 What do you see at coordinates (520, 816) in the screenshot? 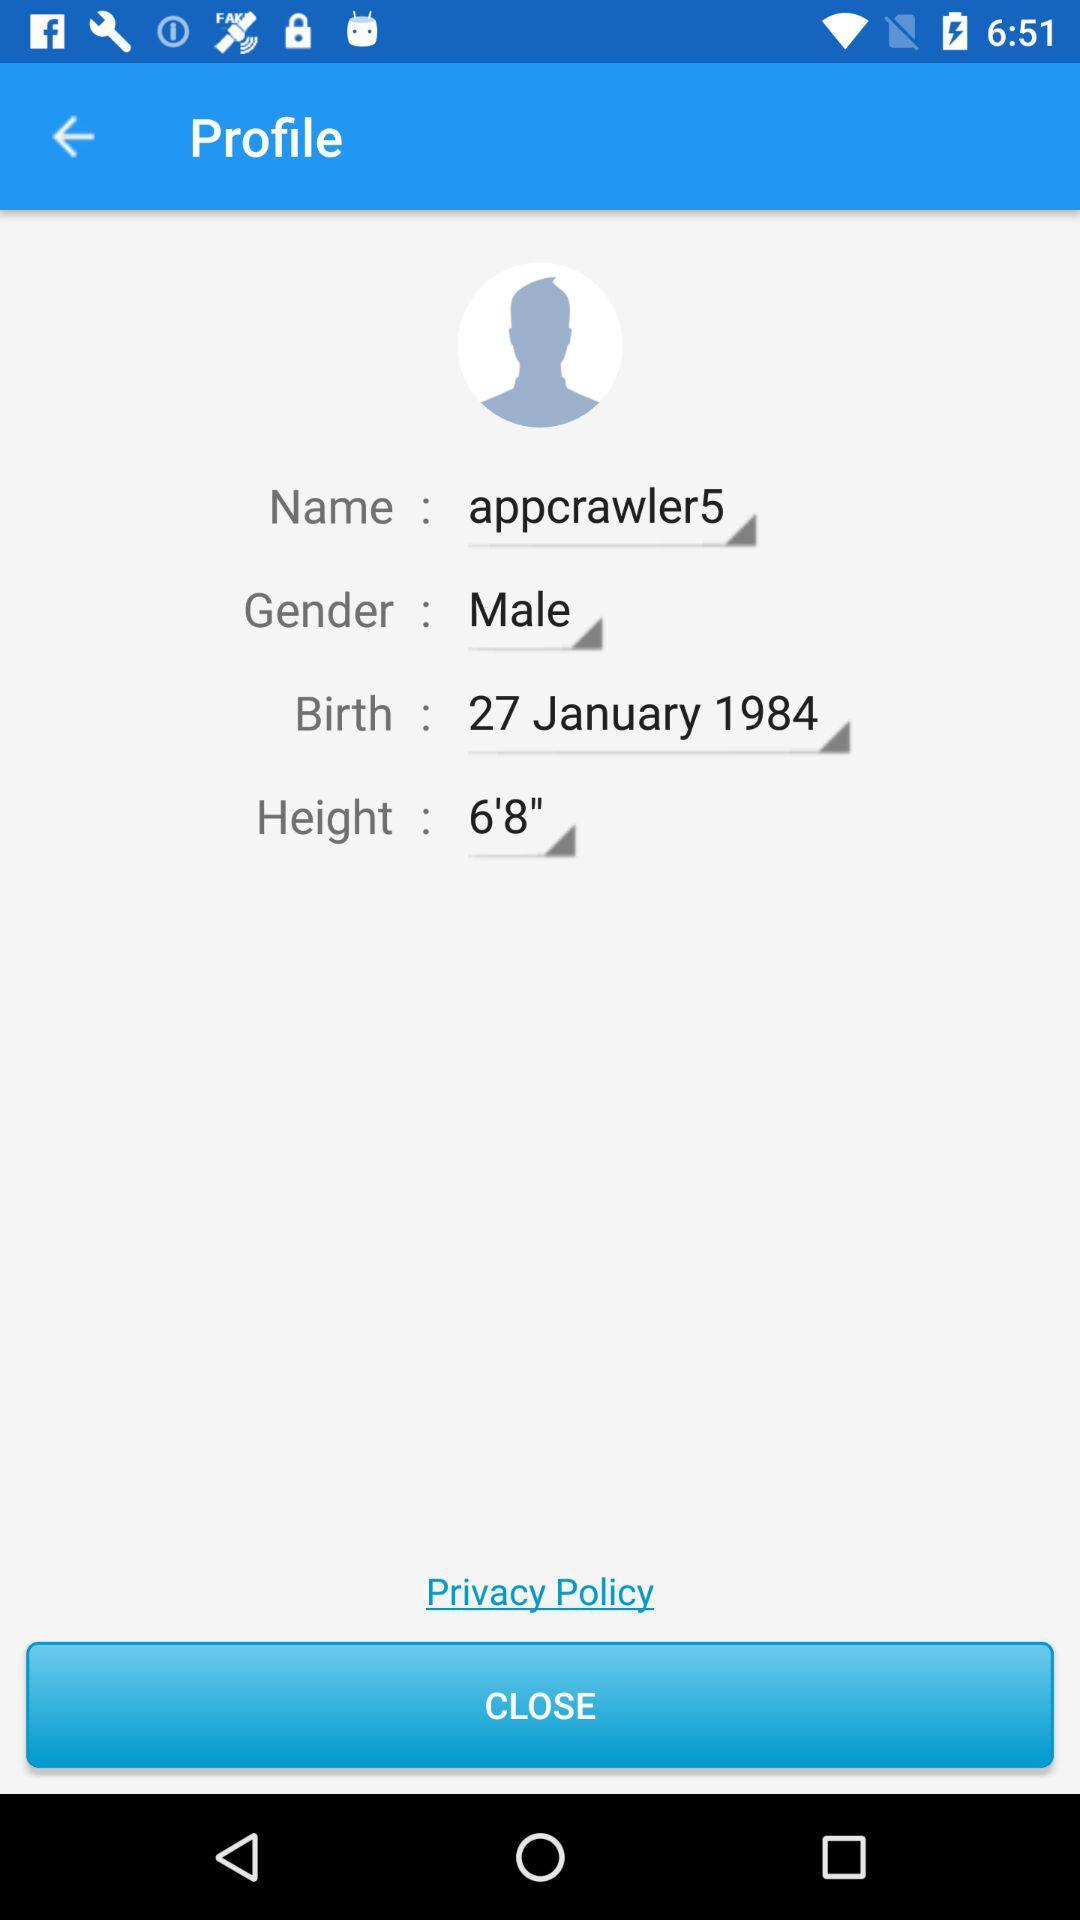
I see `the icon next to the : icon` at bounding box center [520, 816].